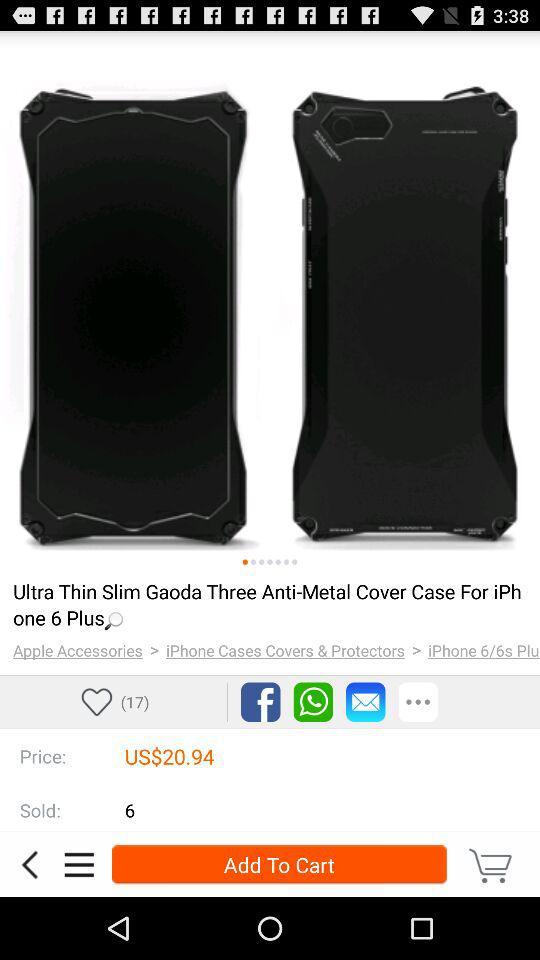 This screenshot has height=960, width=540. I want to click on iphone cases covers item, so click(284, 649).